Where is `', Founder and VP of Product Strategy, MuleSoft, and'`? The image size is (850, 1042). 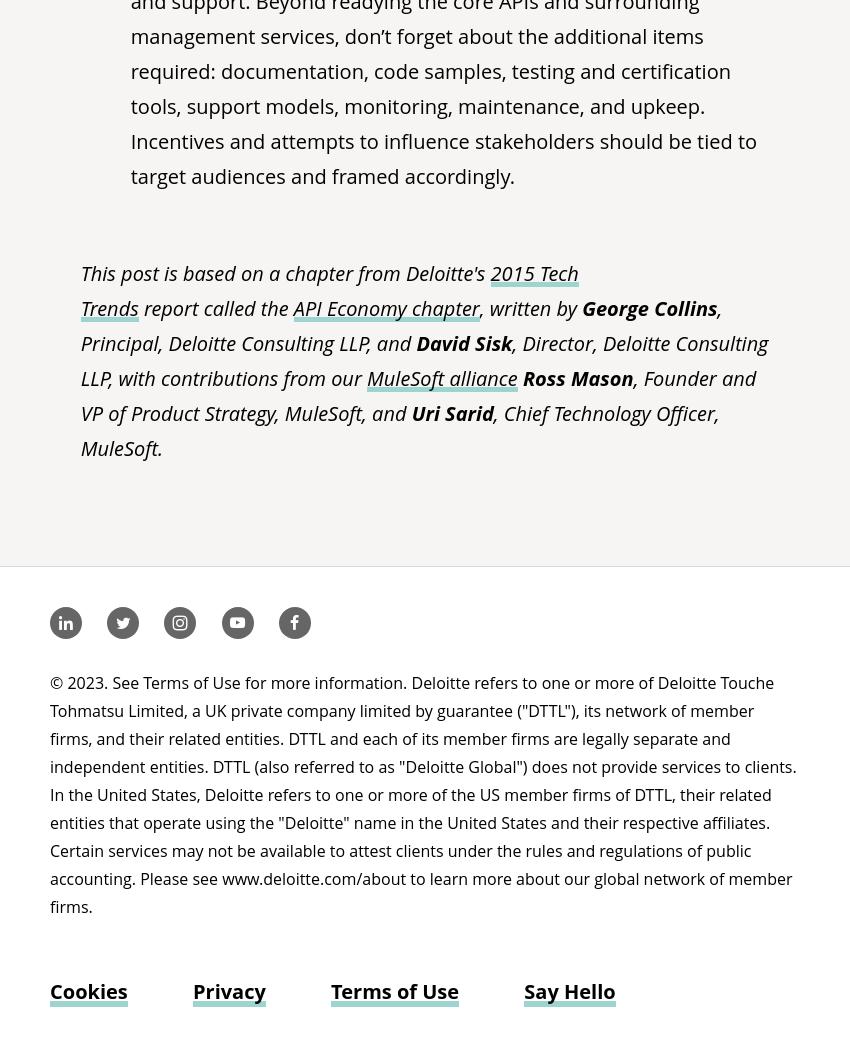
', Founder and VP of Product Strategy, MuleSoft, and' is located at coordinates (418, 394).